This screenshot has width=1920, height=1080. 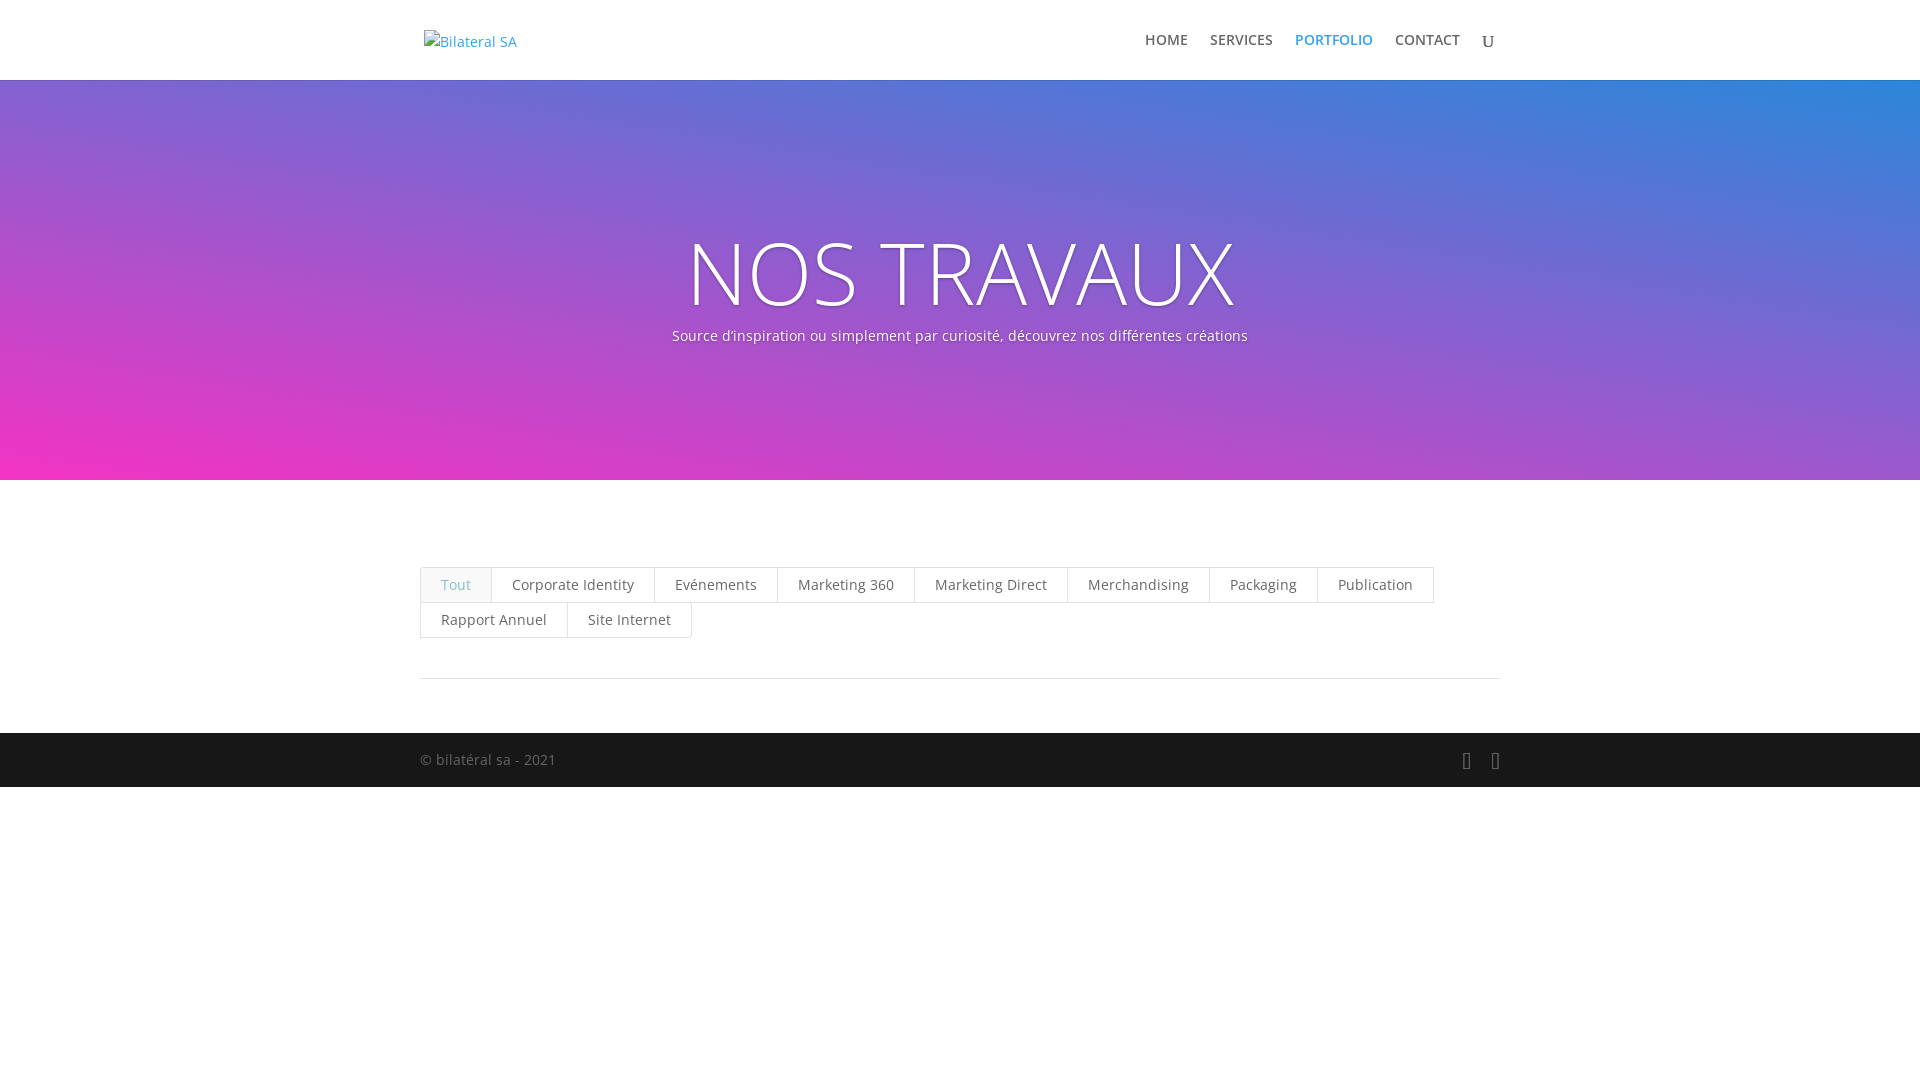 I want to click on 'CONTACT', so click(x=1426, y=55).